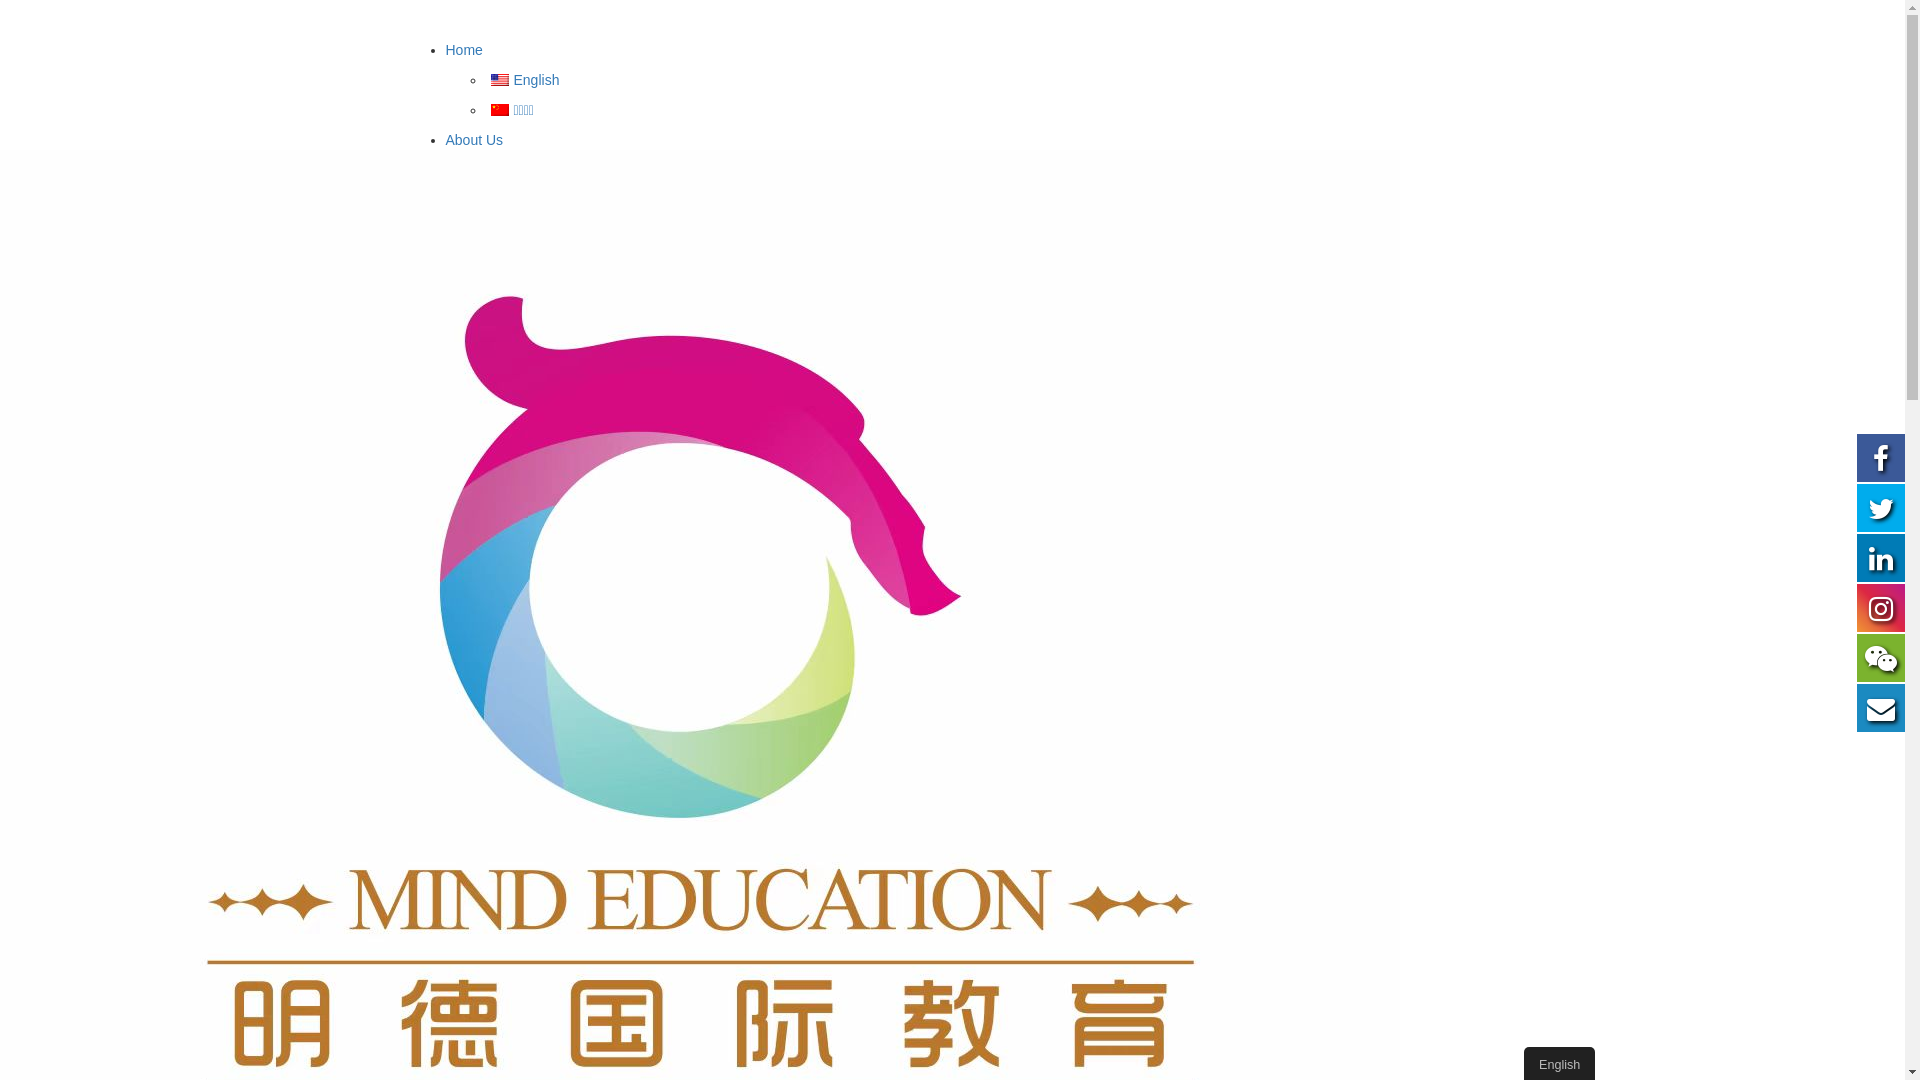 The width and height of the screenshot is (1920, 1080). Describe the element at coordinates (631, 202) in the screenshot. I see `'Application for Study Tours/Study Abroad'` at that location.